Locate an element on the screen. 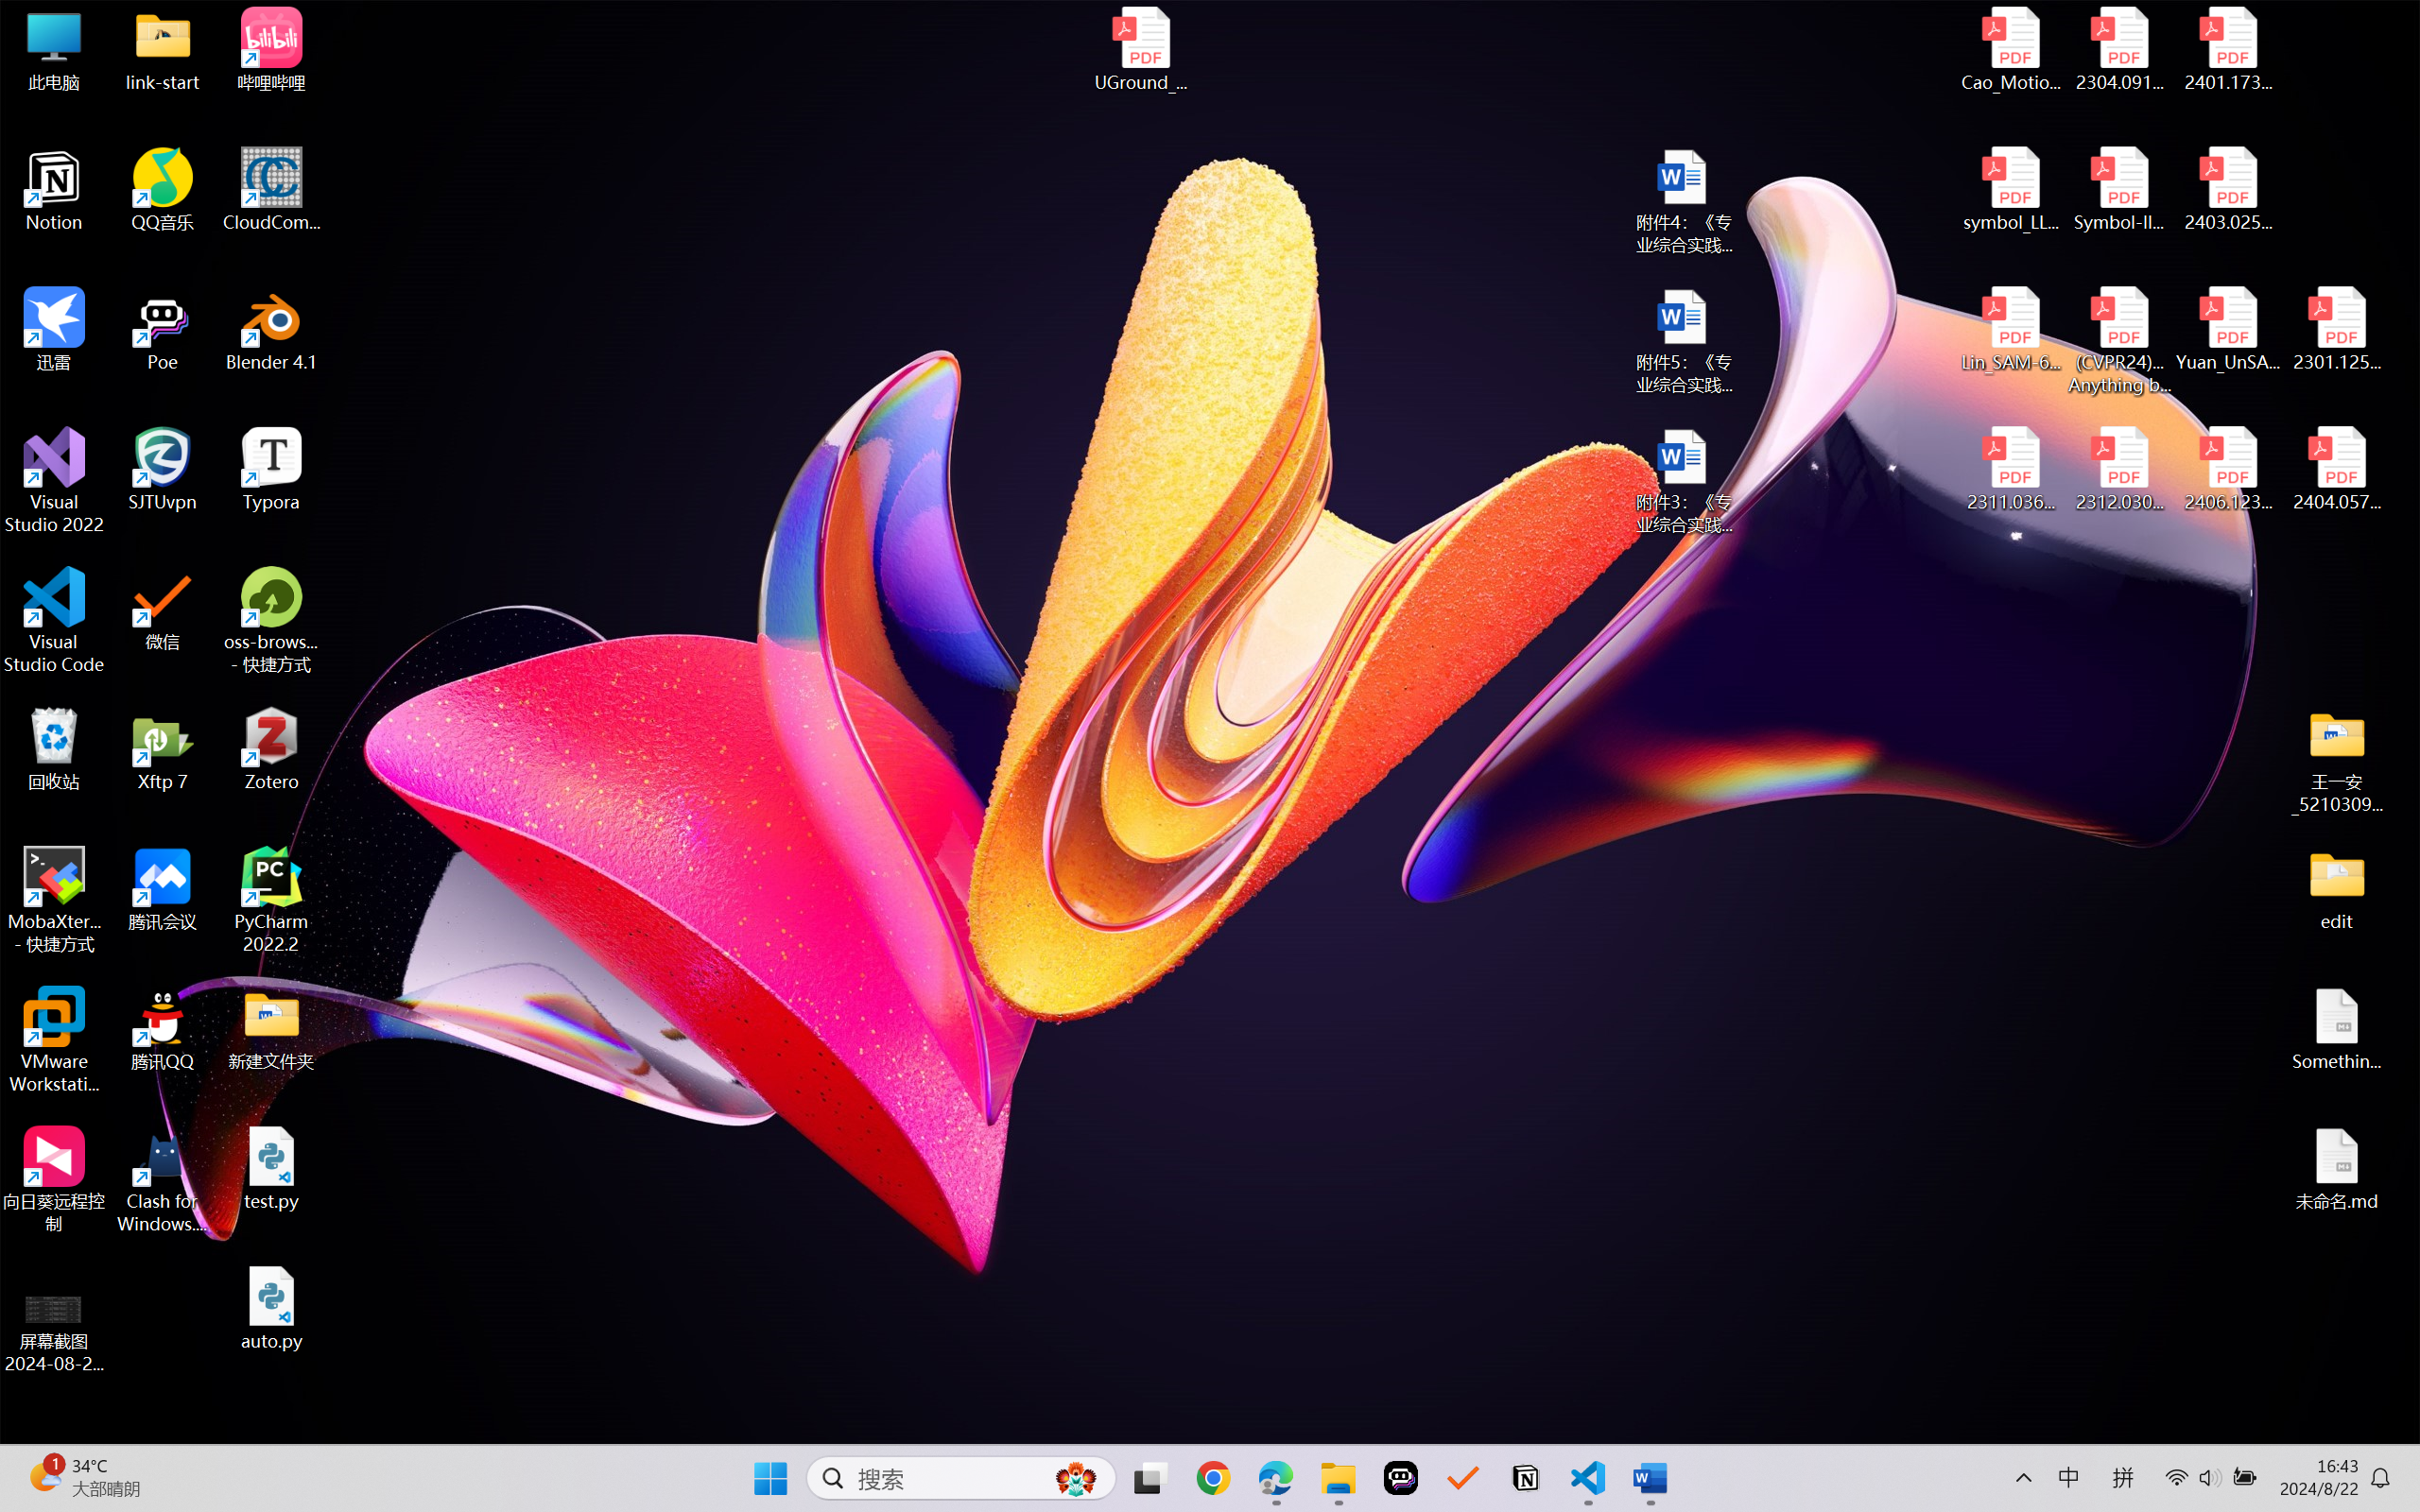 The width and height of the screenshot is (2420, 1512). 'Blender 4.1' is located at coordinates (271, 328).